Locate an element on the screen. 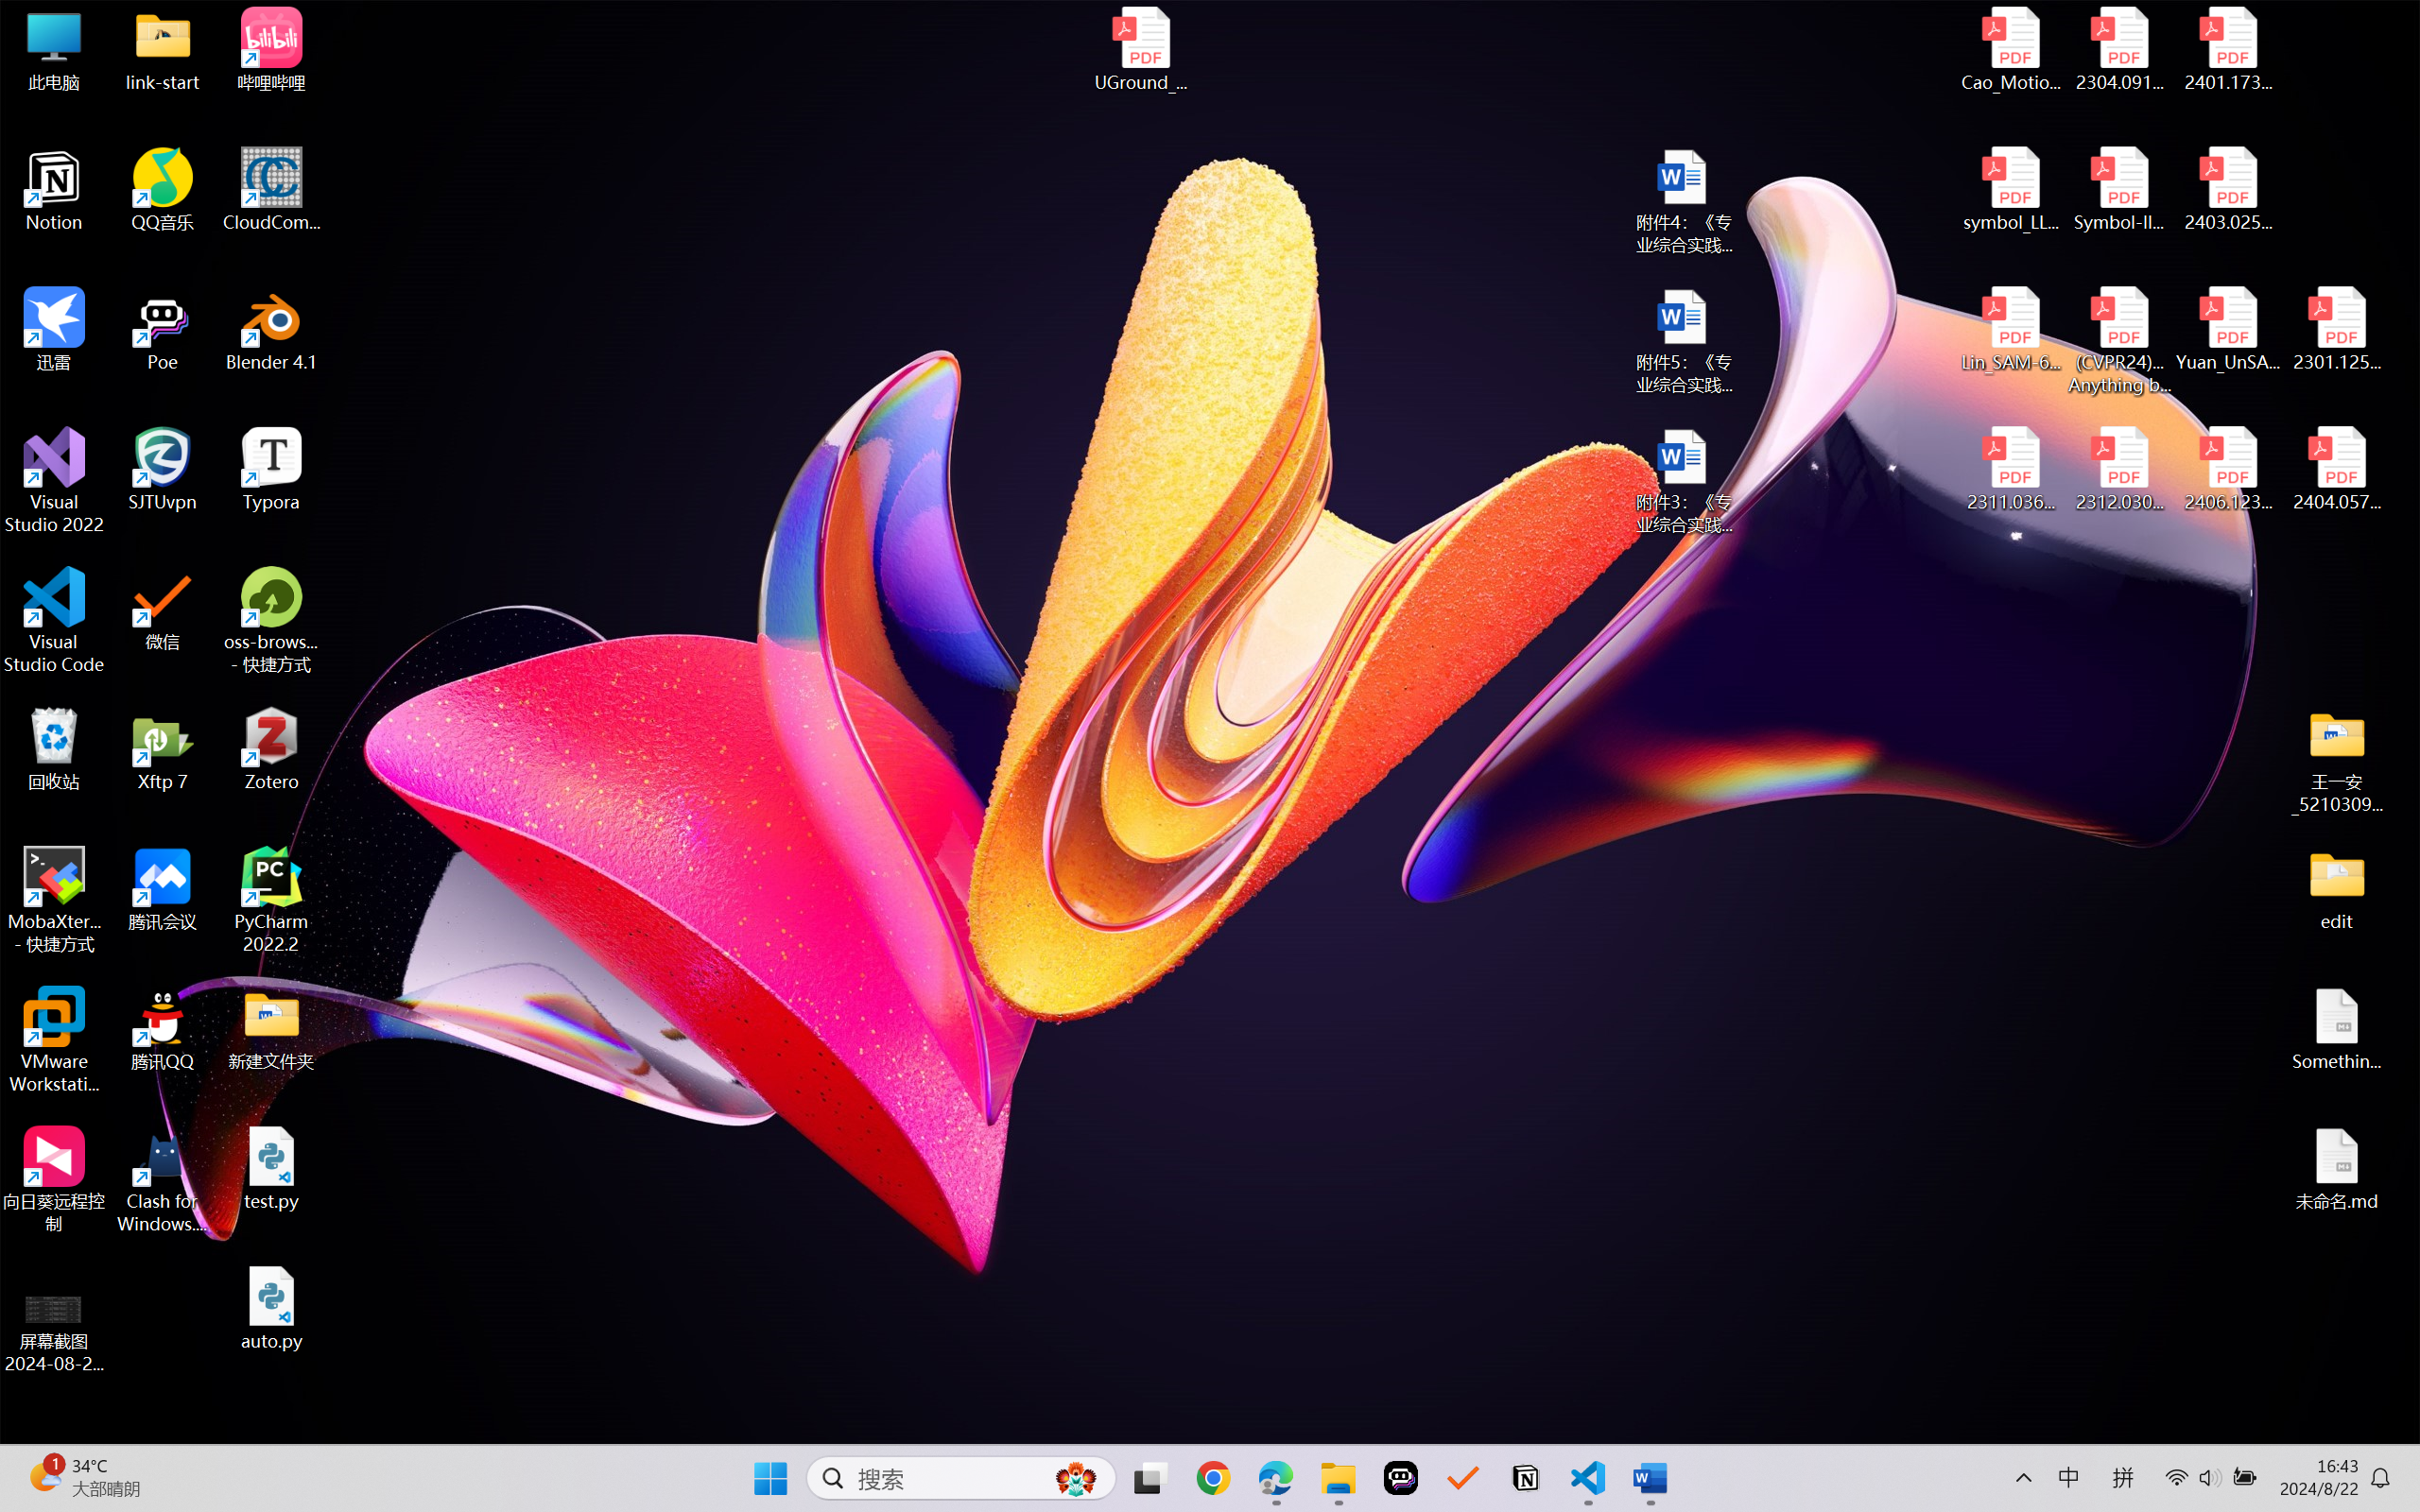 The width and height of the screenshot is (2420, 1512). 'Blender 4.1' is located at coordinates (271, 328).